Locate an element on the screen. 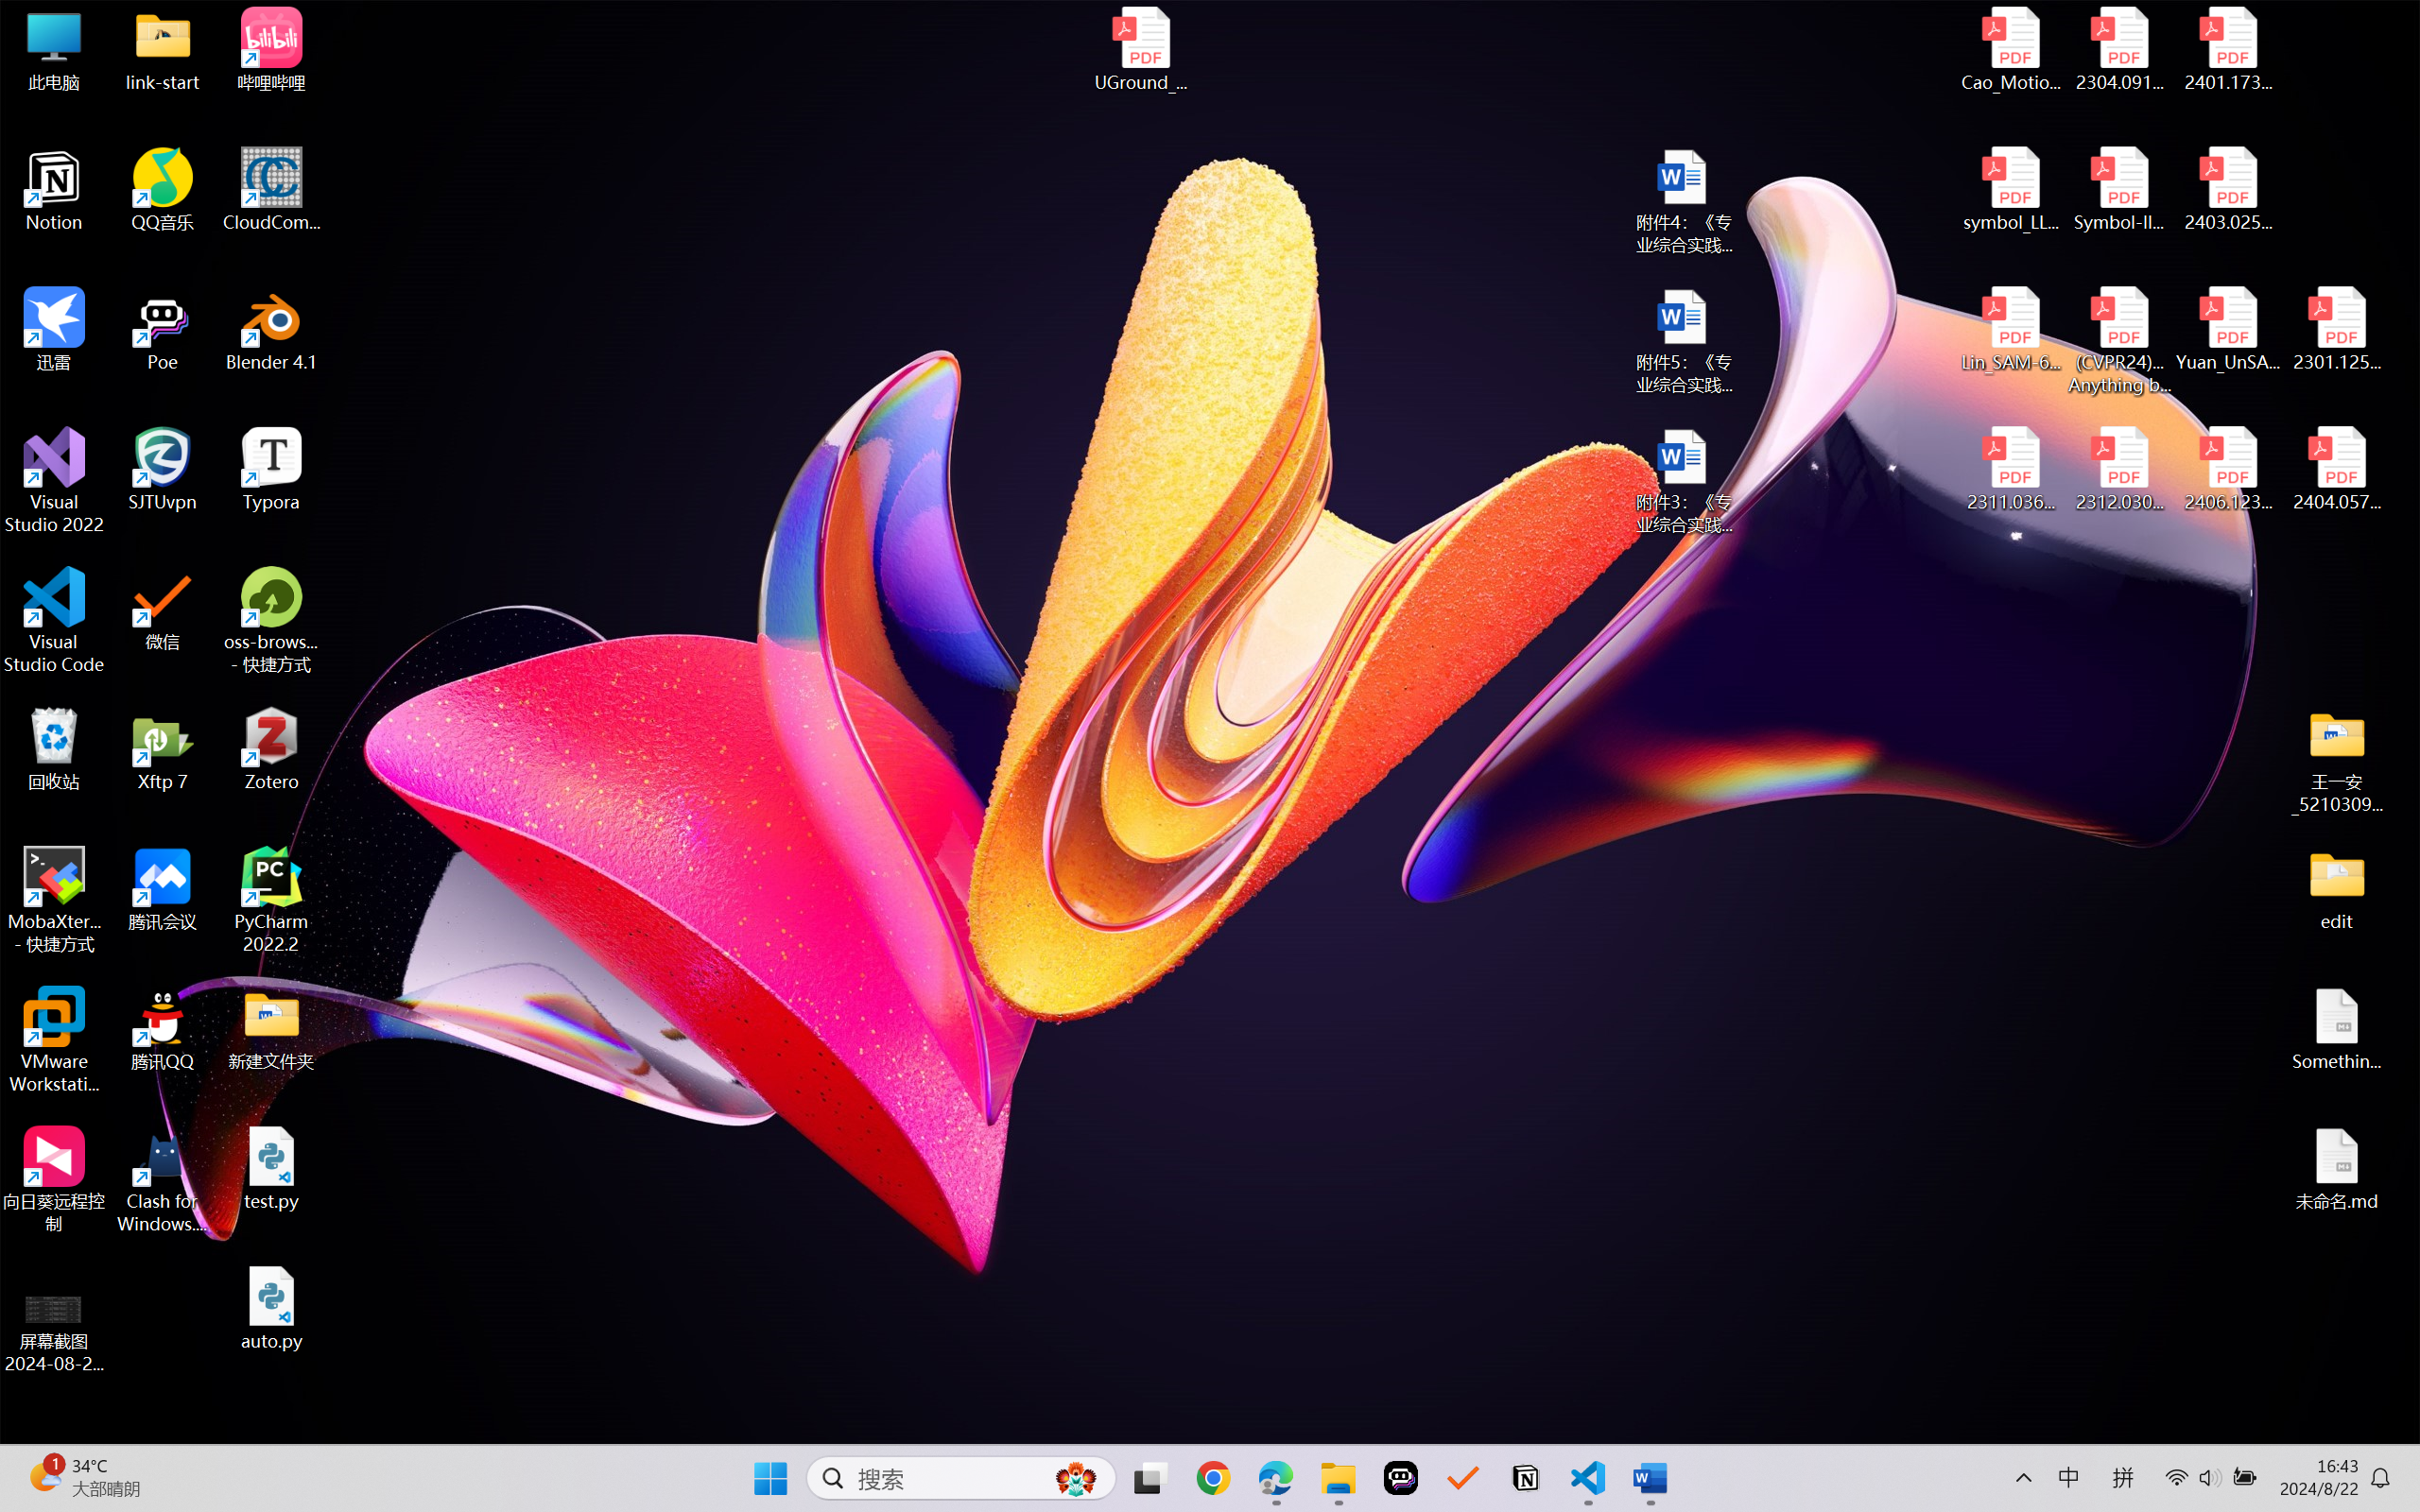 The width and height of the screenshot is (2420, 1512). 'Blender 4.1' is located at coordinates (271, 328).